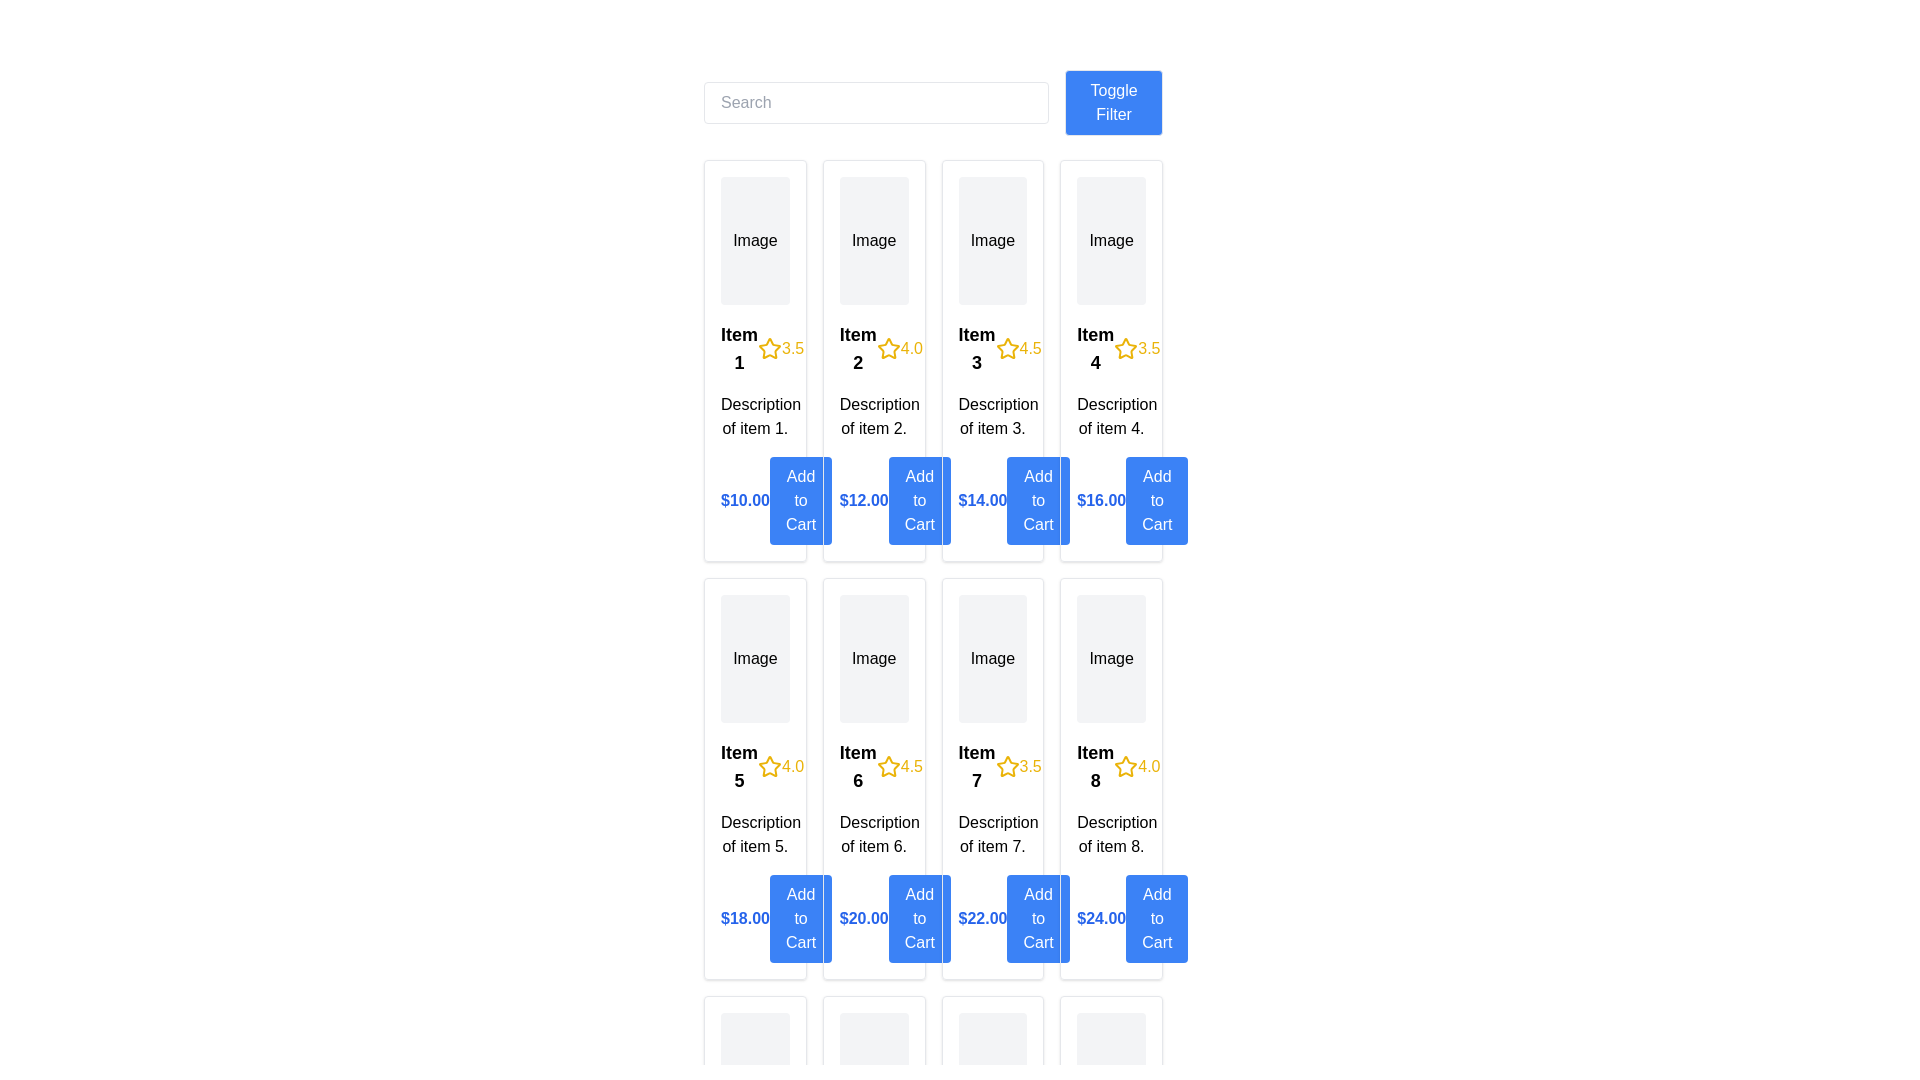  I want to click on the rating icon located to the left of the numeric text '4.0' in the rating section below 'Item 5', so click(769, 766).